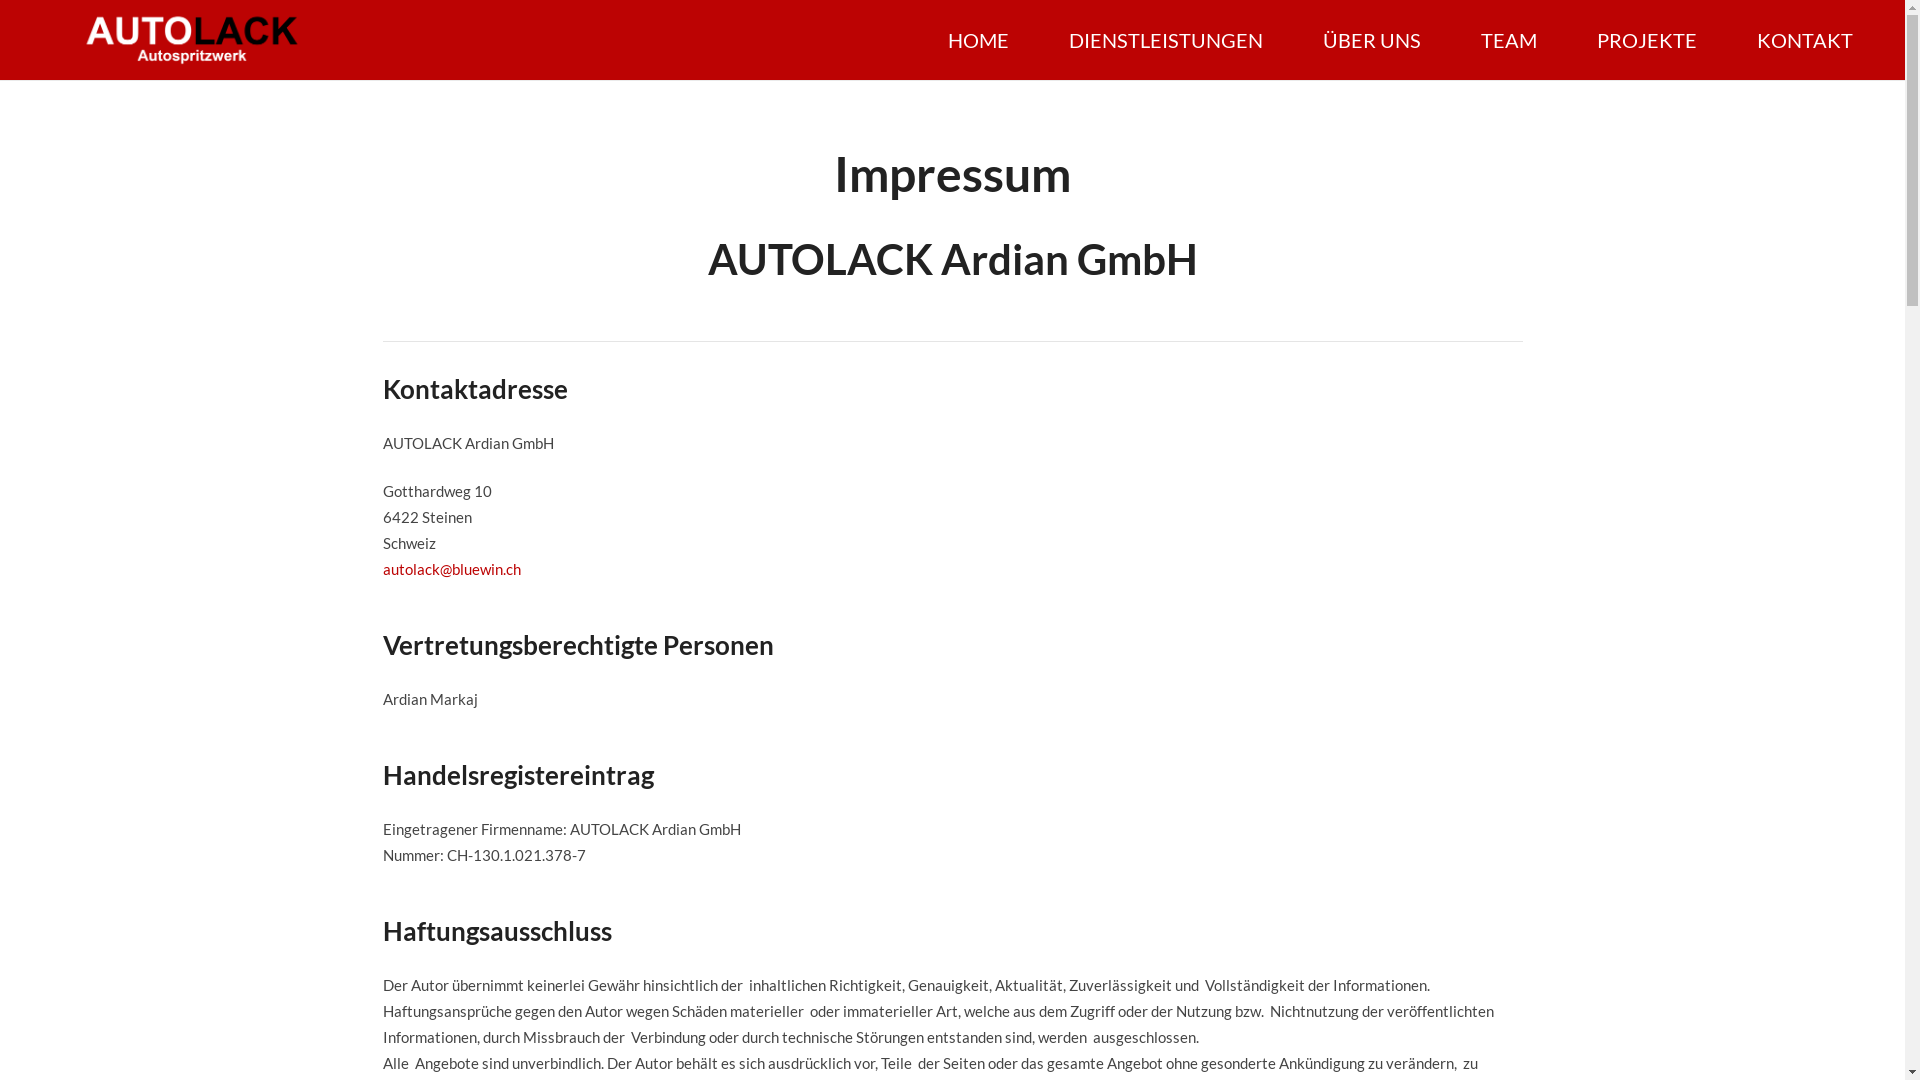 The image size is (1920, 1080). I want to click on 'autolack@bluewin.ch', so click(450, 569).